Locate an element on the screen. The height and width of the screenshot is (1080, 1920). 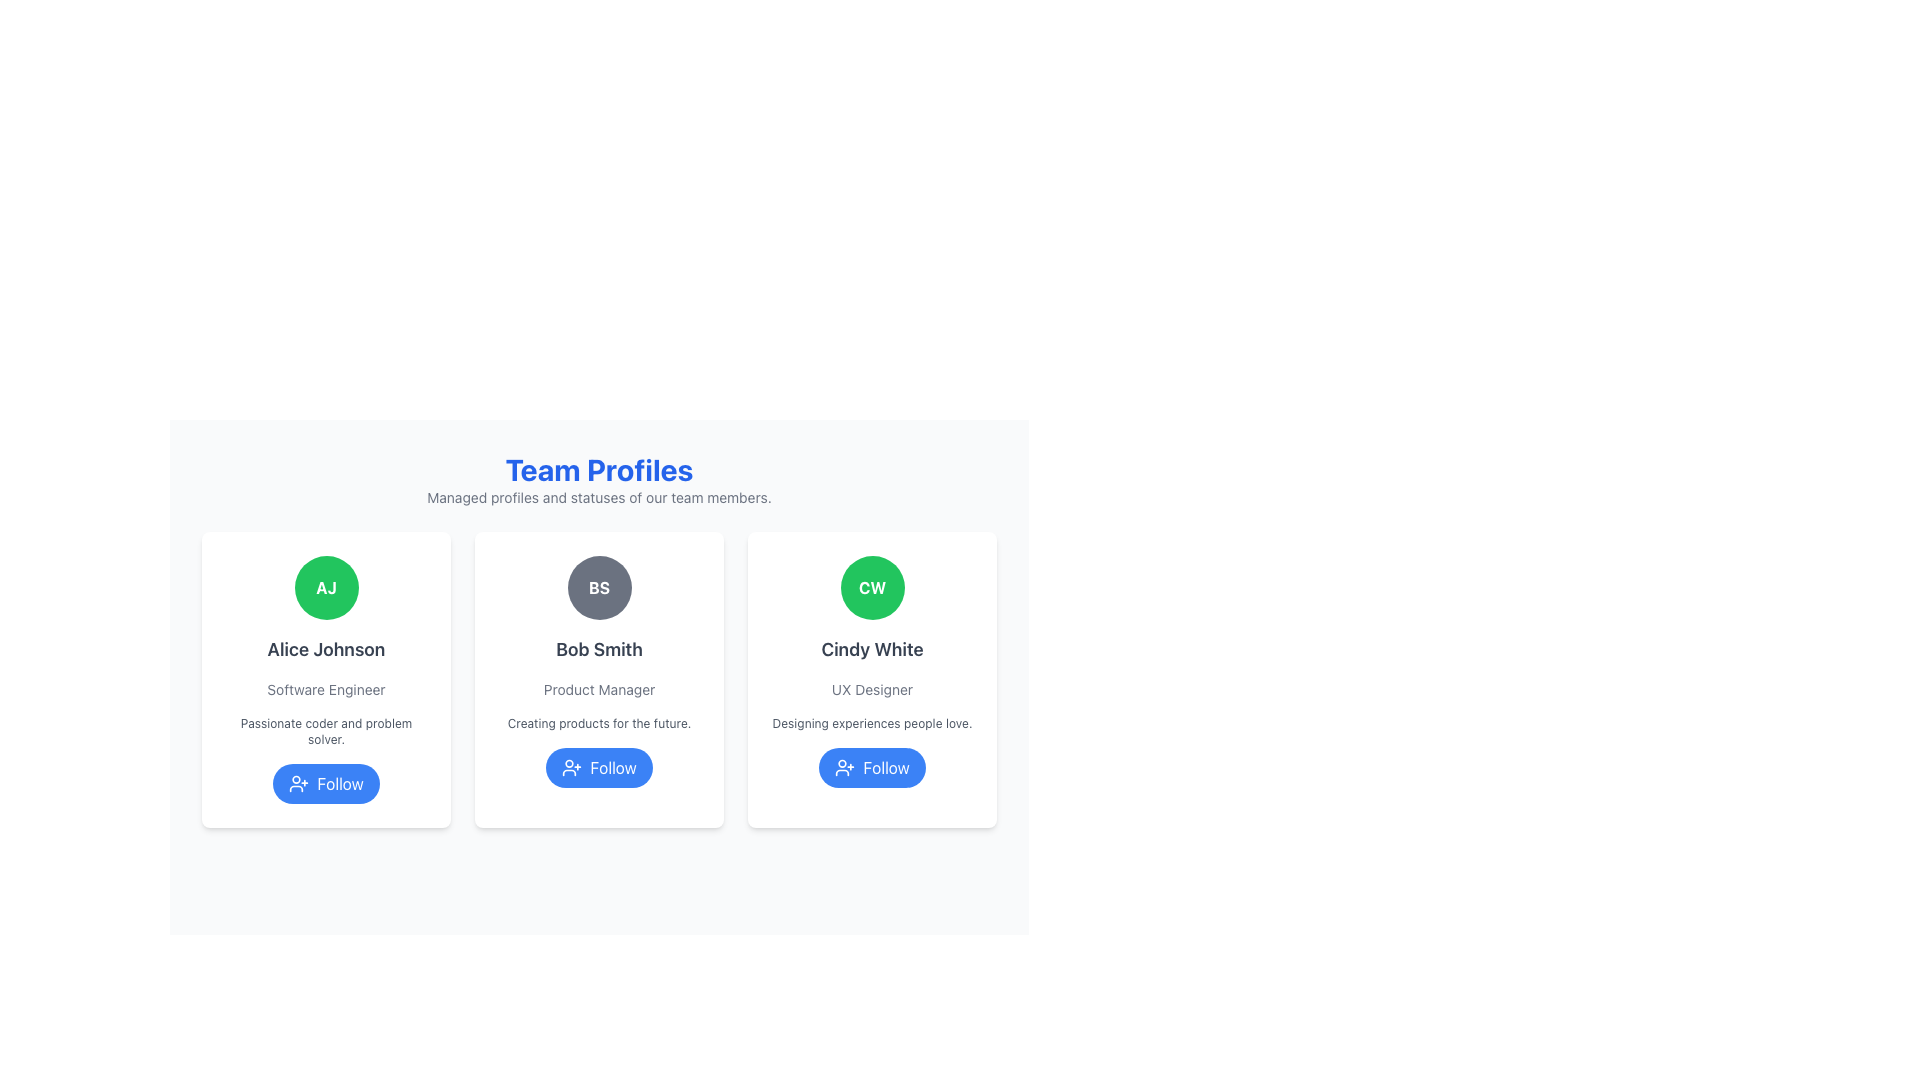
the textual content element that describes Cindy White's professional ethos, located below the 'UX Designer' designation and above the 'Follow' button is located at coordinates (872, 724).